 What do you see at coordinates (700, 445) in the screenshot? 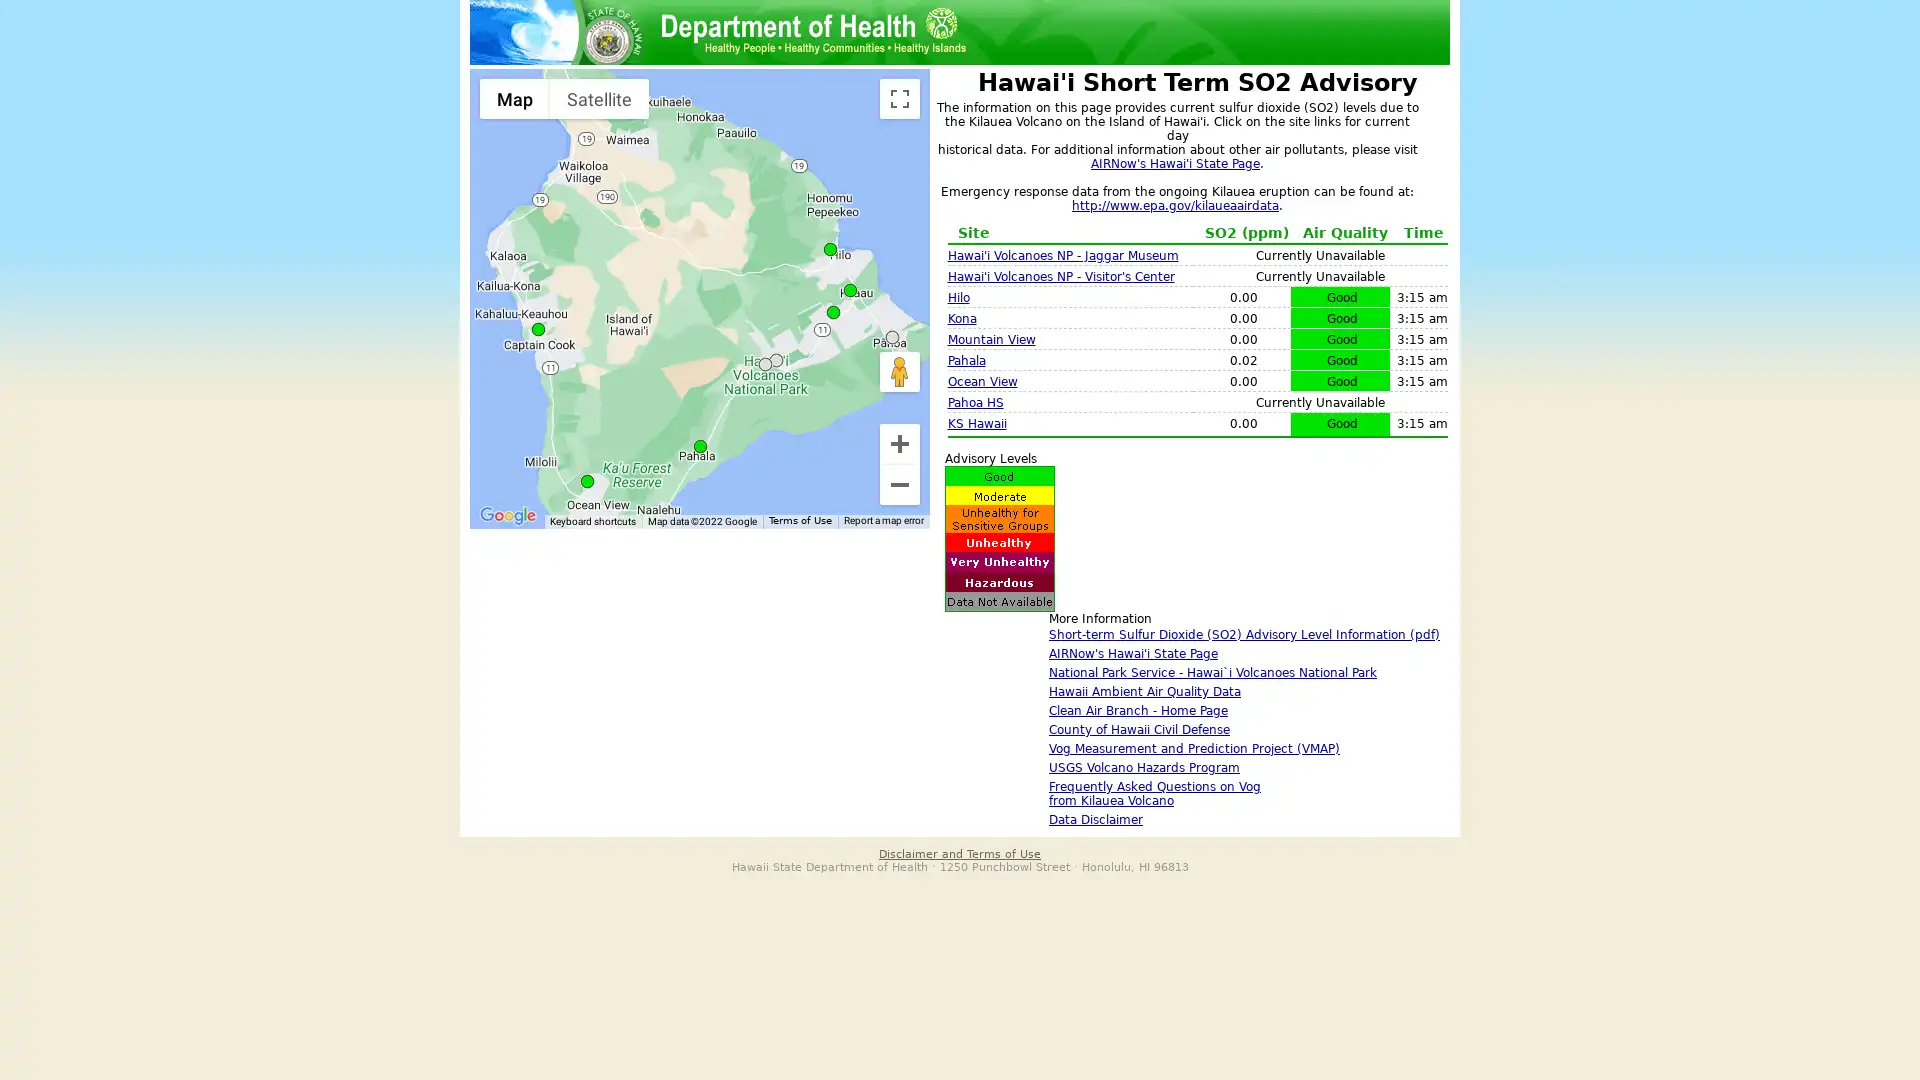
I see `Pahala: SO2 0.02 ppm (Good) on 06/28 at 03:15 am` at bounding box center [700, 445].